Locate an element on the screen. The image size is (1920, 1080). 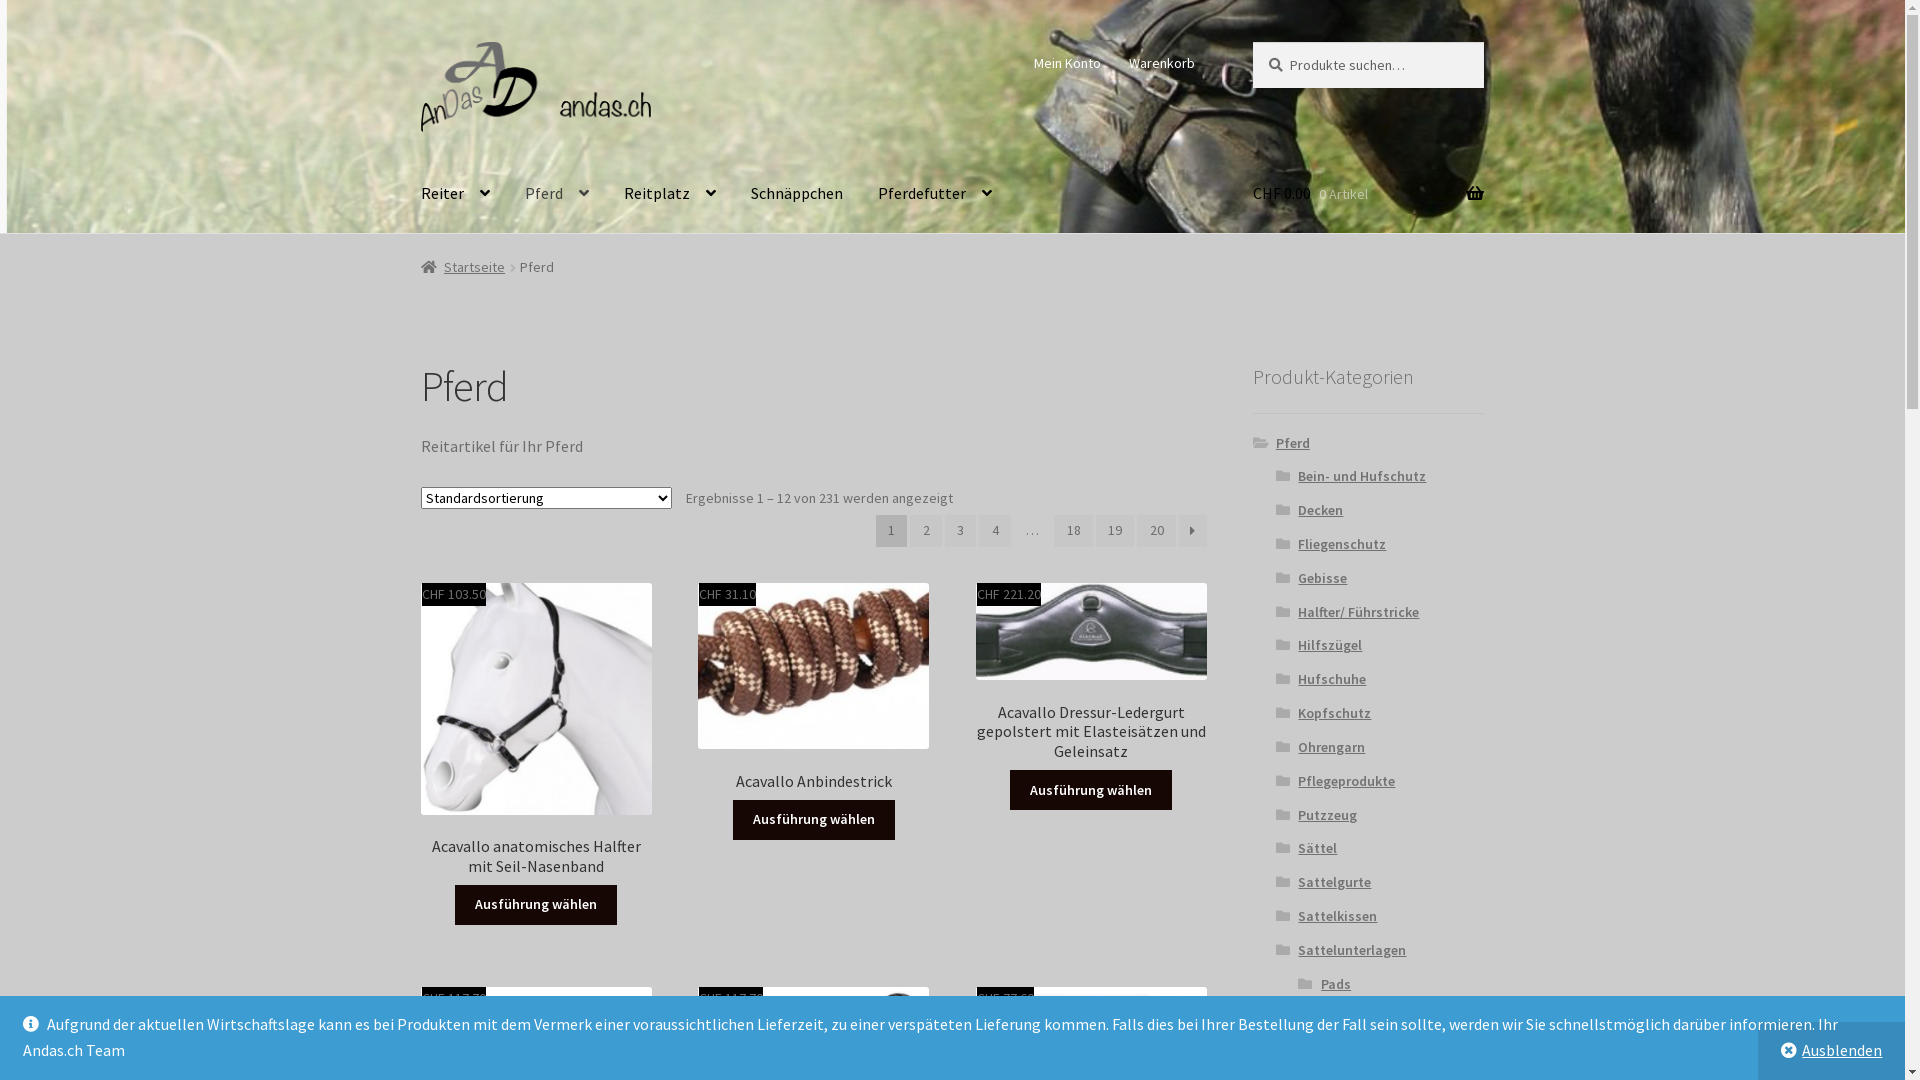
'Startseite' is located at coordinates (420, 265).